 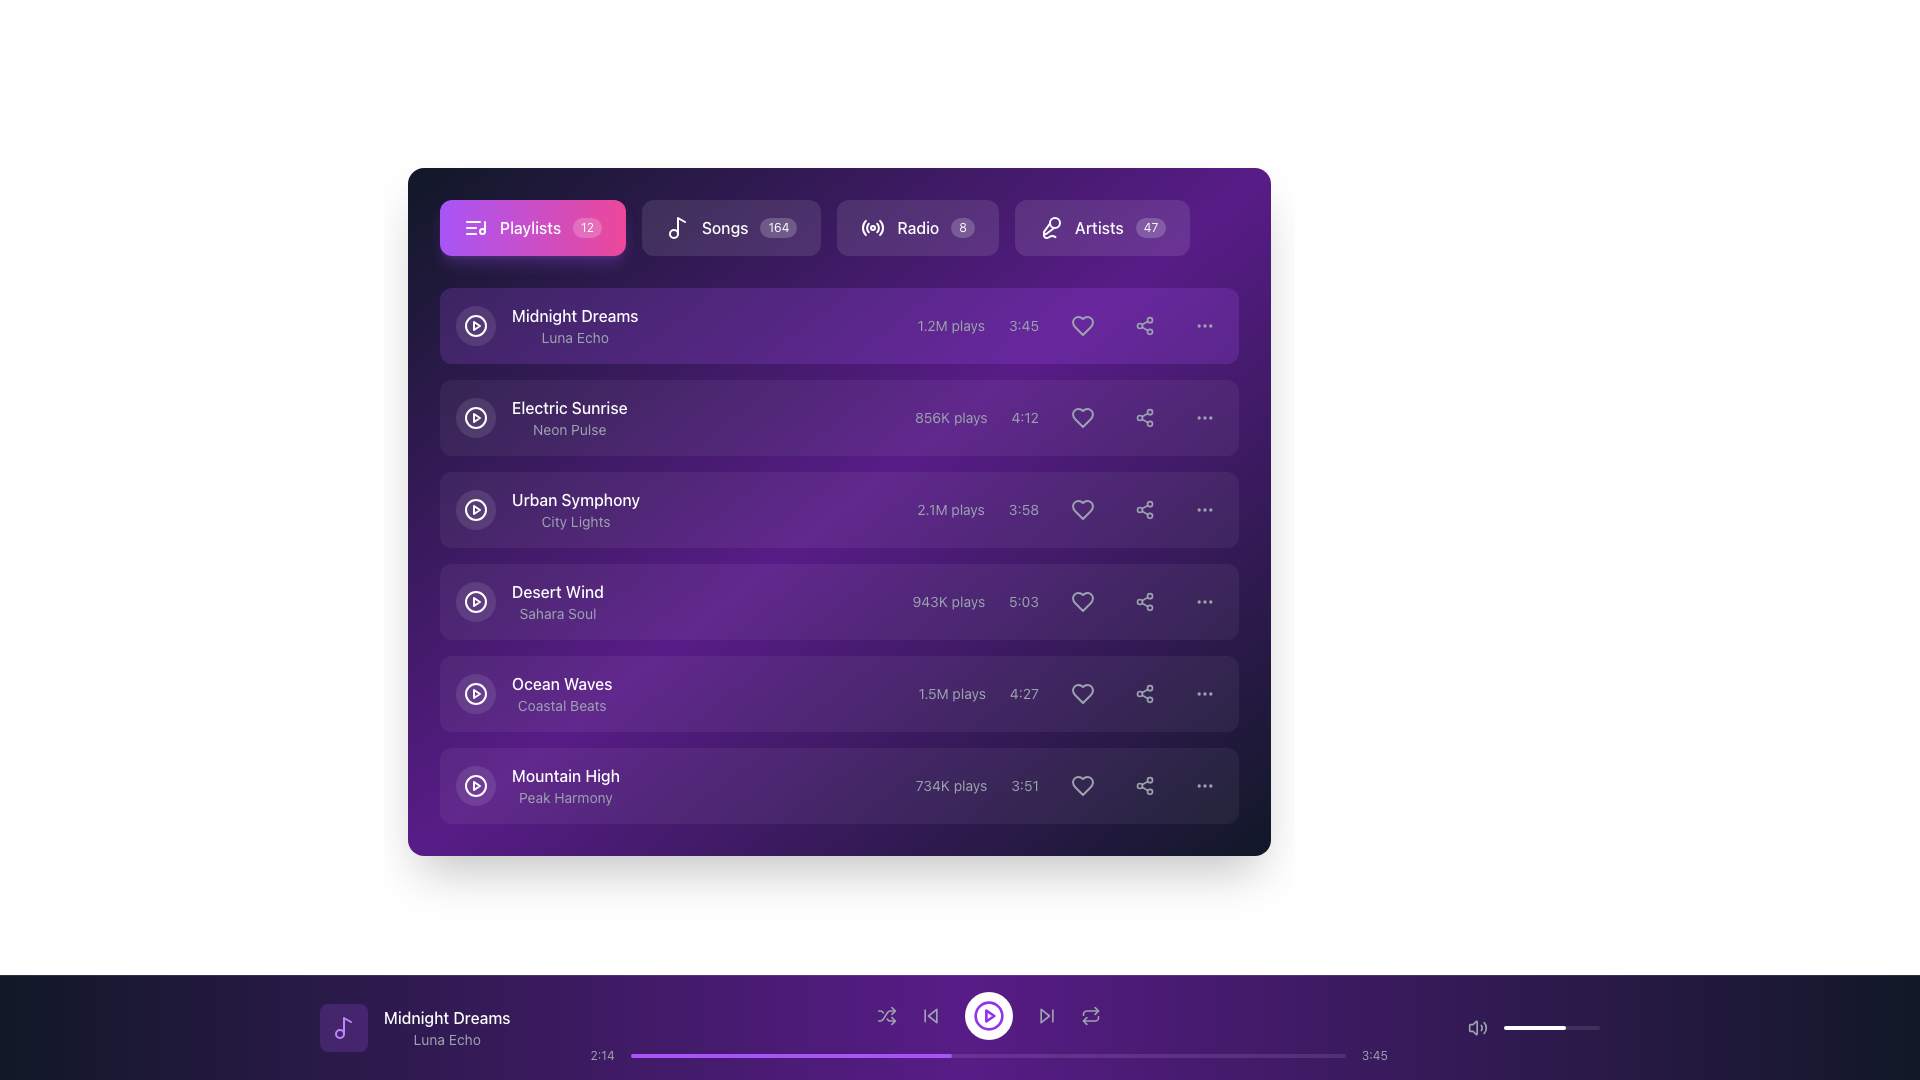 What do you see at coordinates (839, 416) in the screenshot?
I see `the second list item in the playlist interface, which displays details about the track 'Electric Sunrise'` at bounding box center [839, 416].